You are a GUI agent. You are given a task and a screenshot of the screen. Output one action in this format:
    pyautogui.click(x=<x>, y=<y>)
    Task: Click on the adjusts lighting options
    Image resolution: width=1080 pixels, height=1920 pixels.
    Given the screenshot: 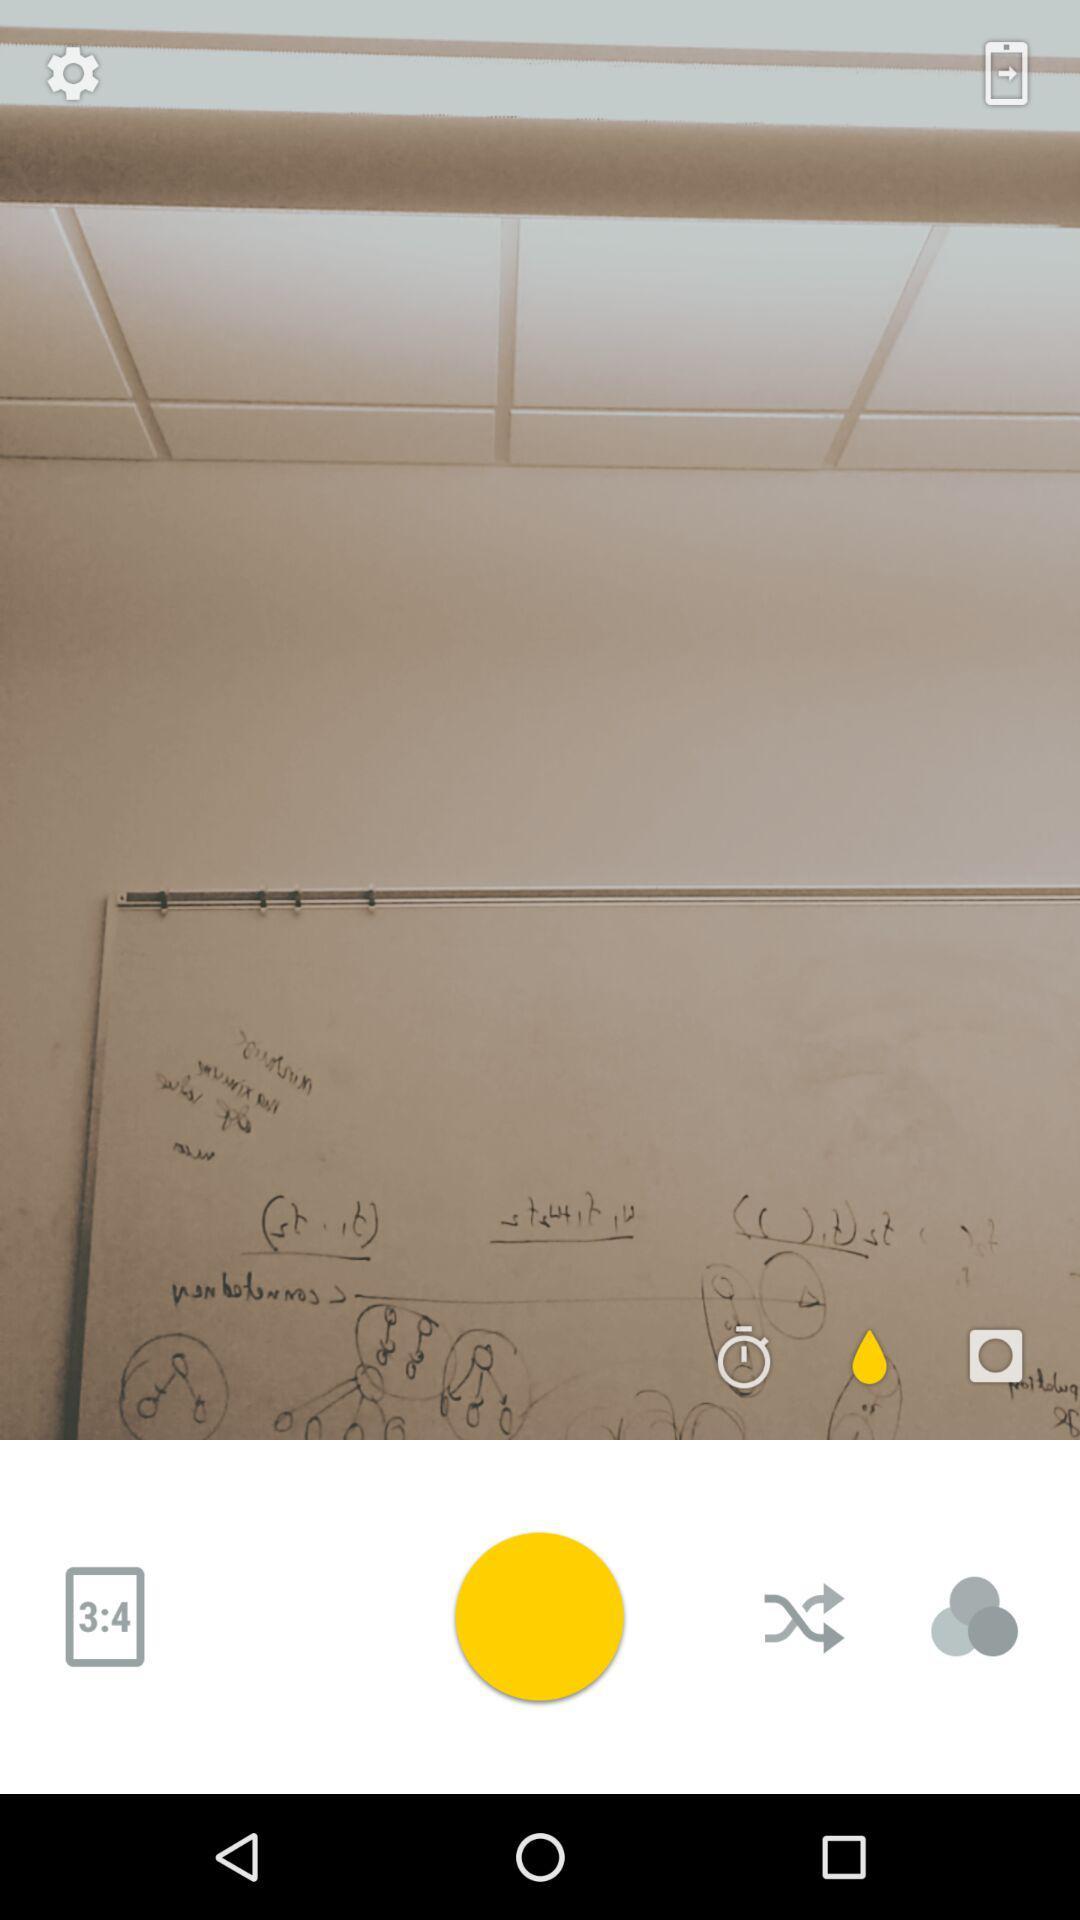 What is the action you would take?
    pyautogui.click(x=974, y=1617)
    